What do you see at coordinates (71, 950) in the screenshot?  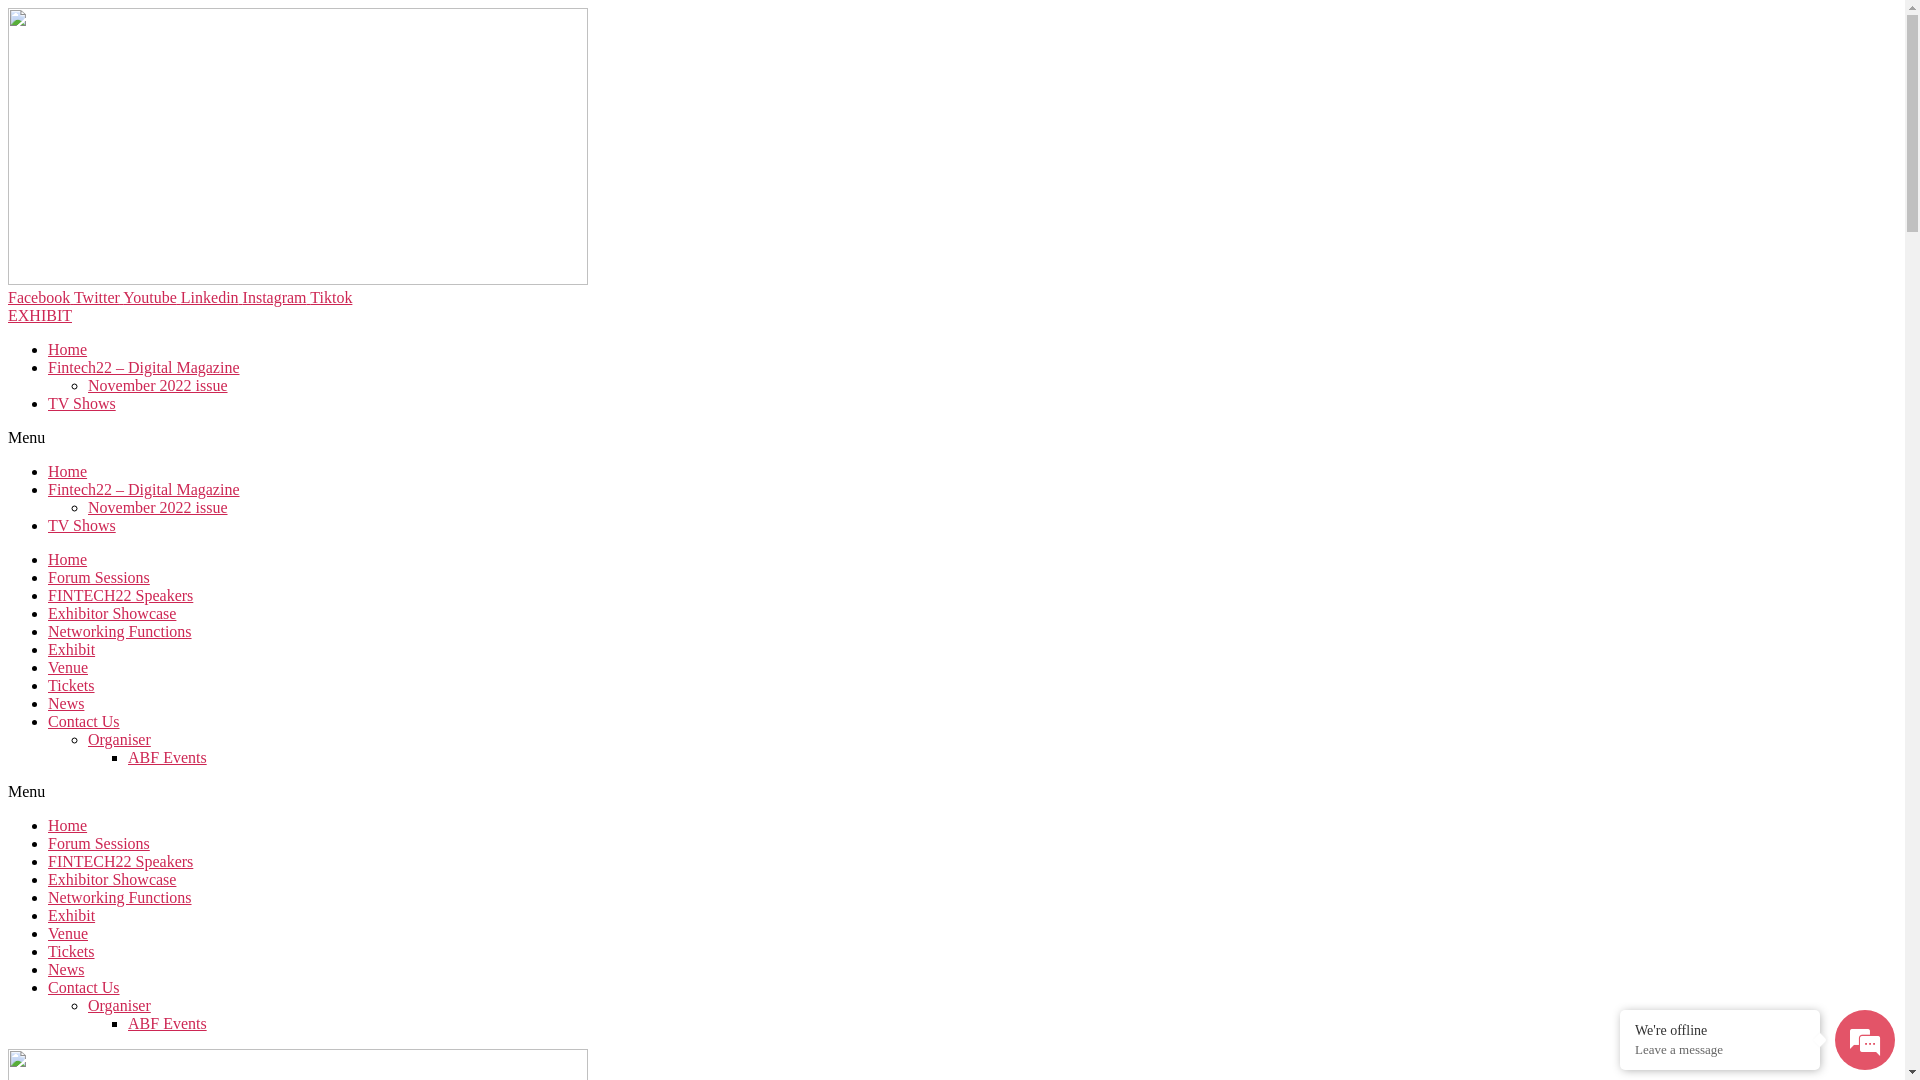 I see `'Tickets'` at bounding box center [71, 950].